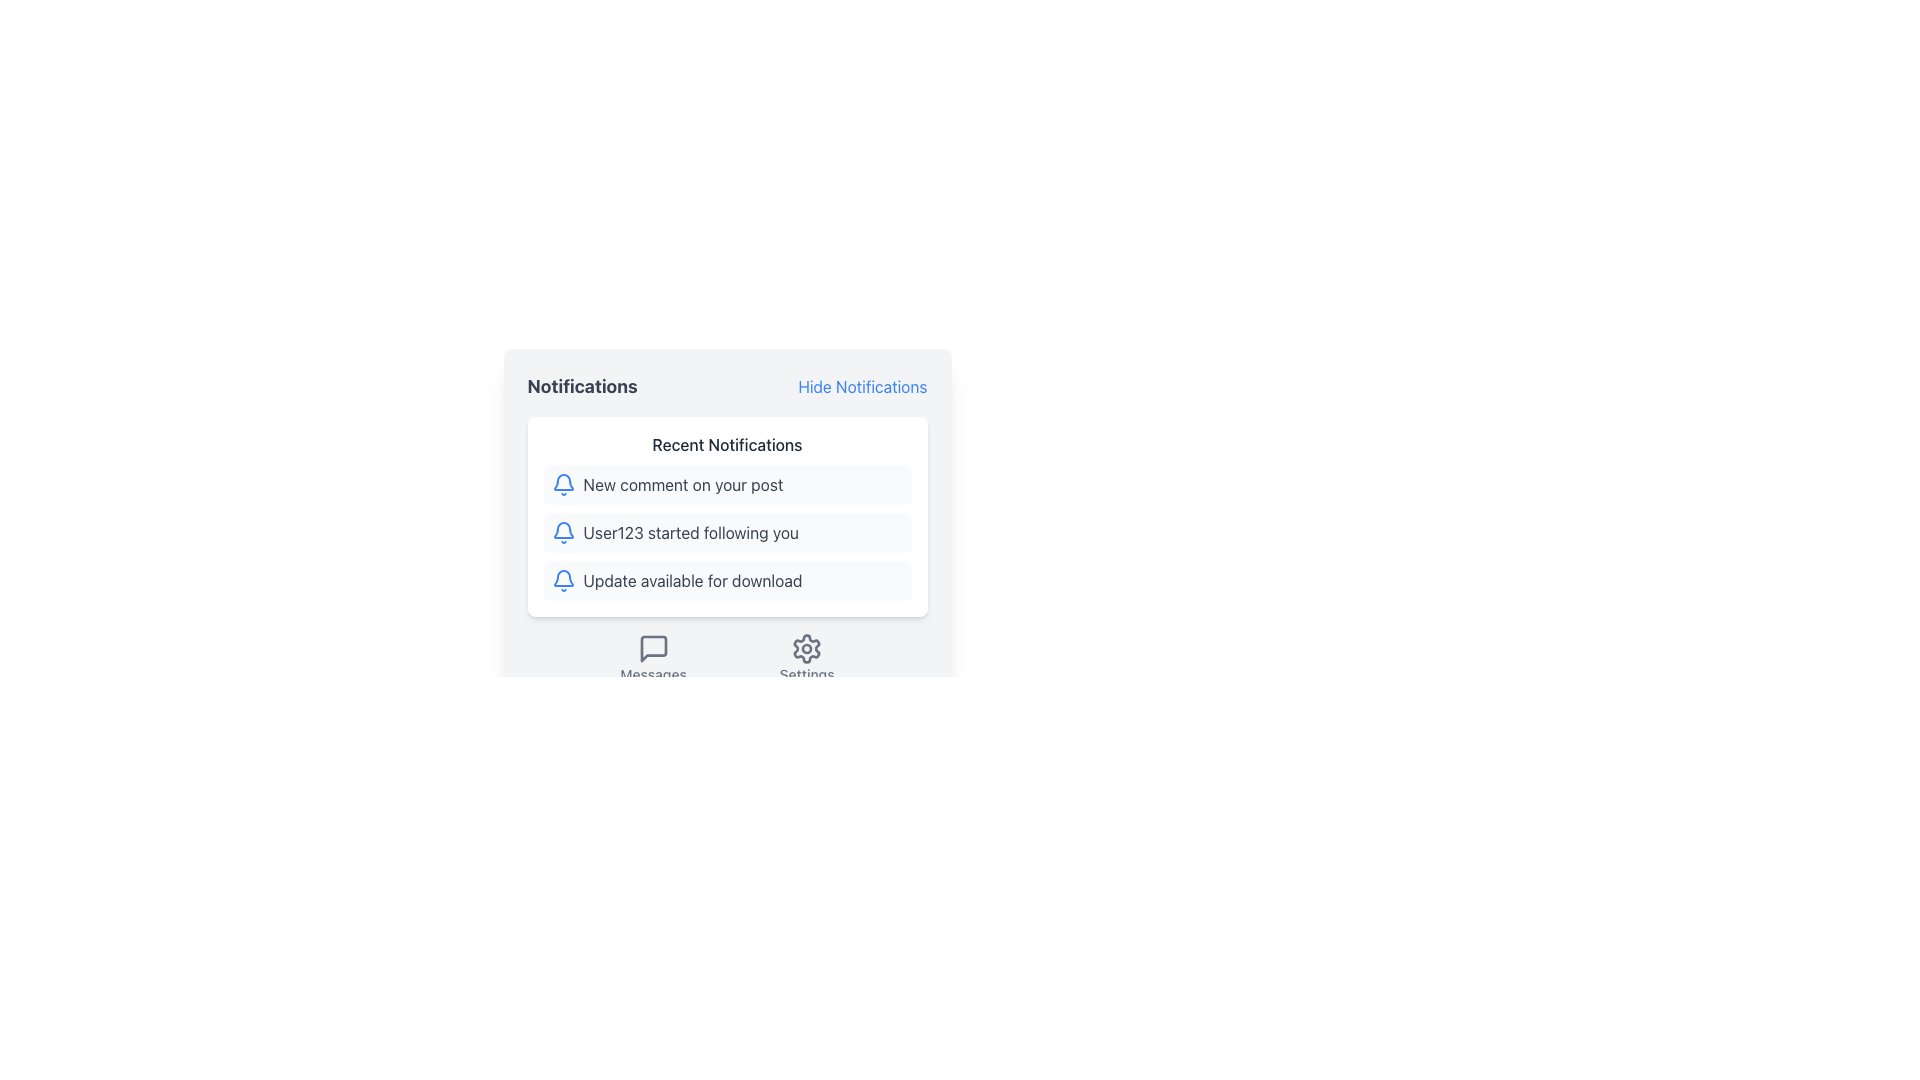 This screenshot has height=1080, width=1920. What do you see at coordinates (726, 485) in the screenshot?
I see `the first notification item that includes a blue bell icon and the text 'New comment on your post' in gray font, positioned below the 'Recent Notifications' header` at bounding box center [726, 485].